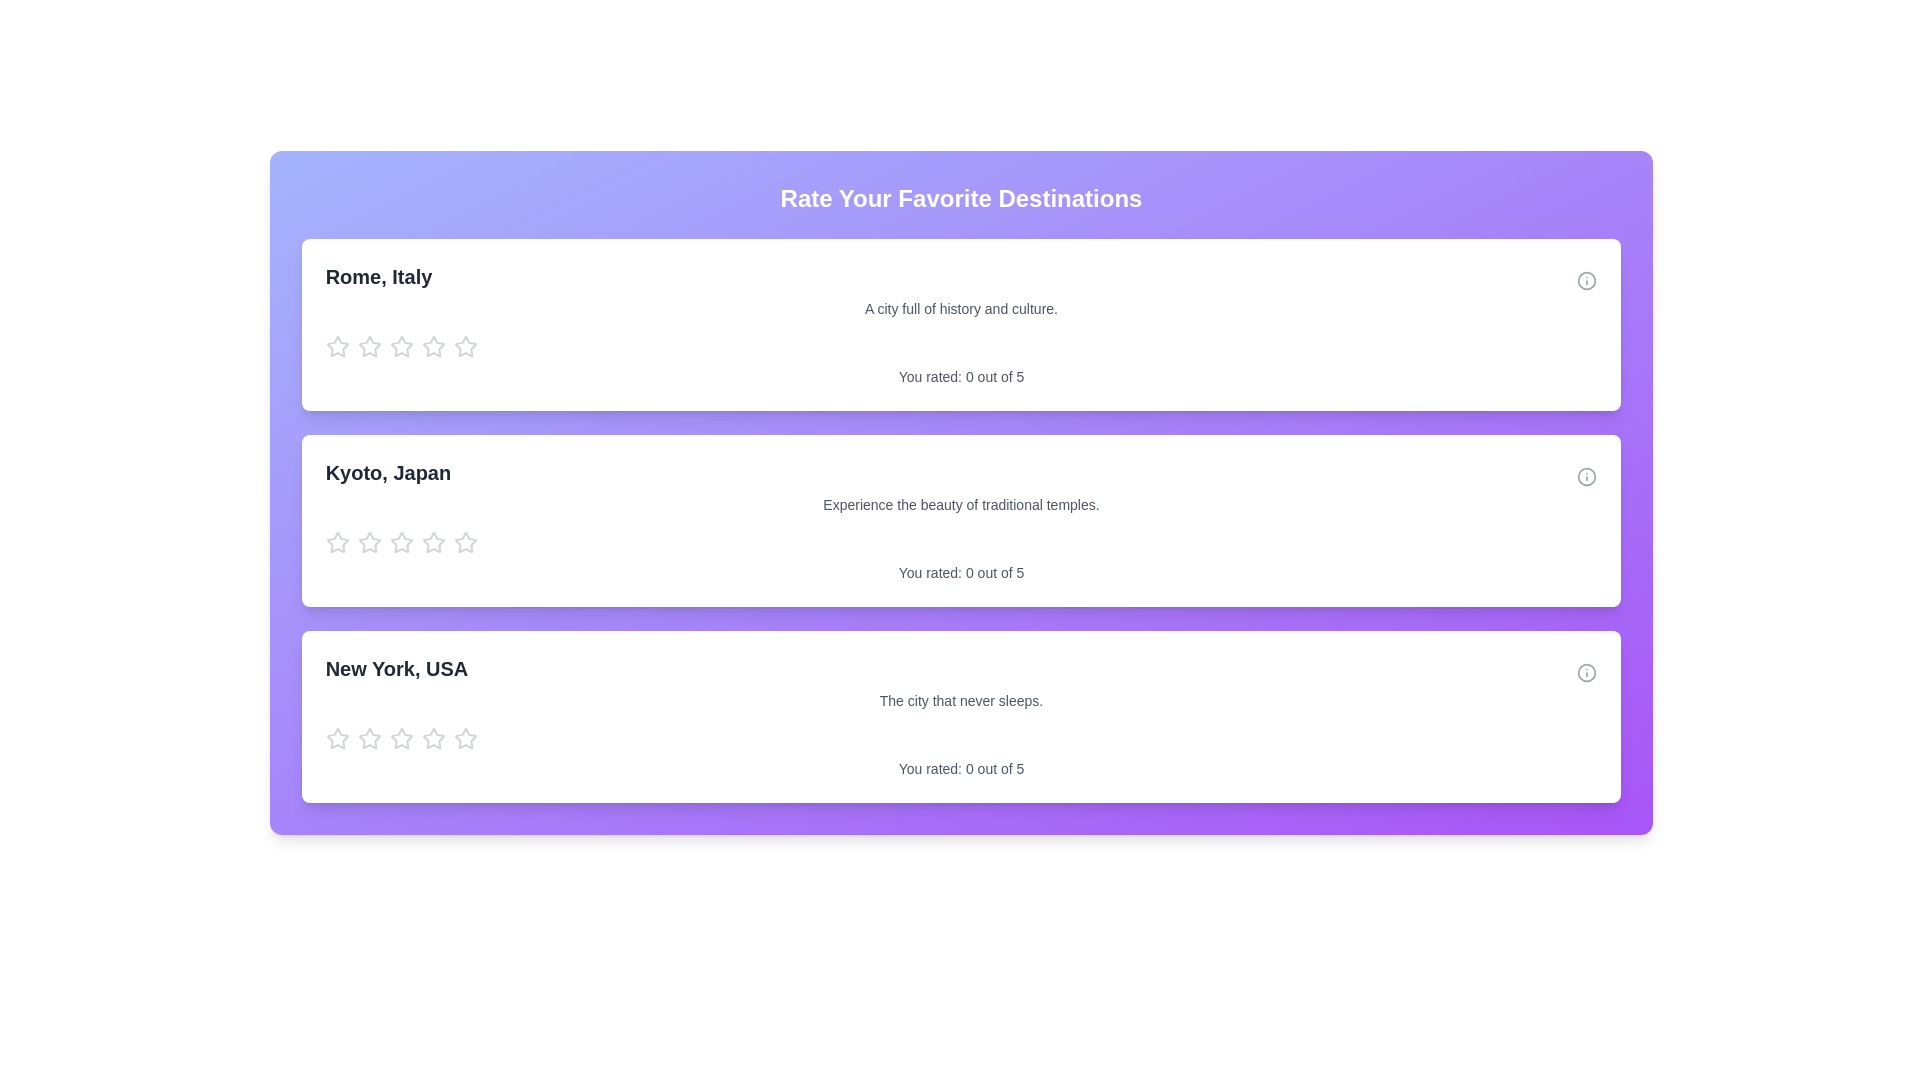  Describe the element at coordinates (337, 346) in the screenshot. I see `the first star icon used for rating feedback in the row for 'Rome, Italy'` at that location.